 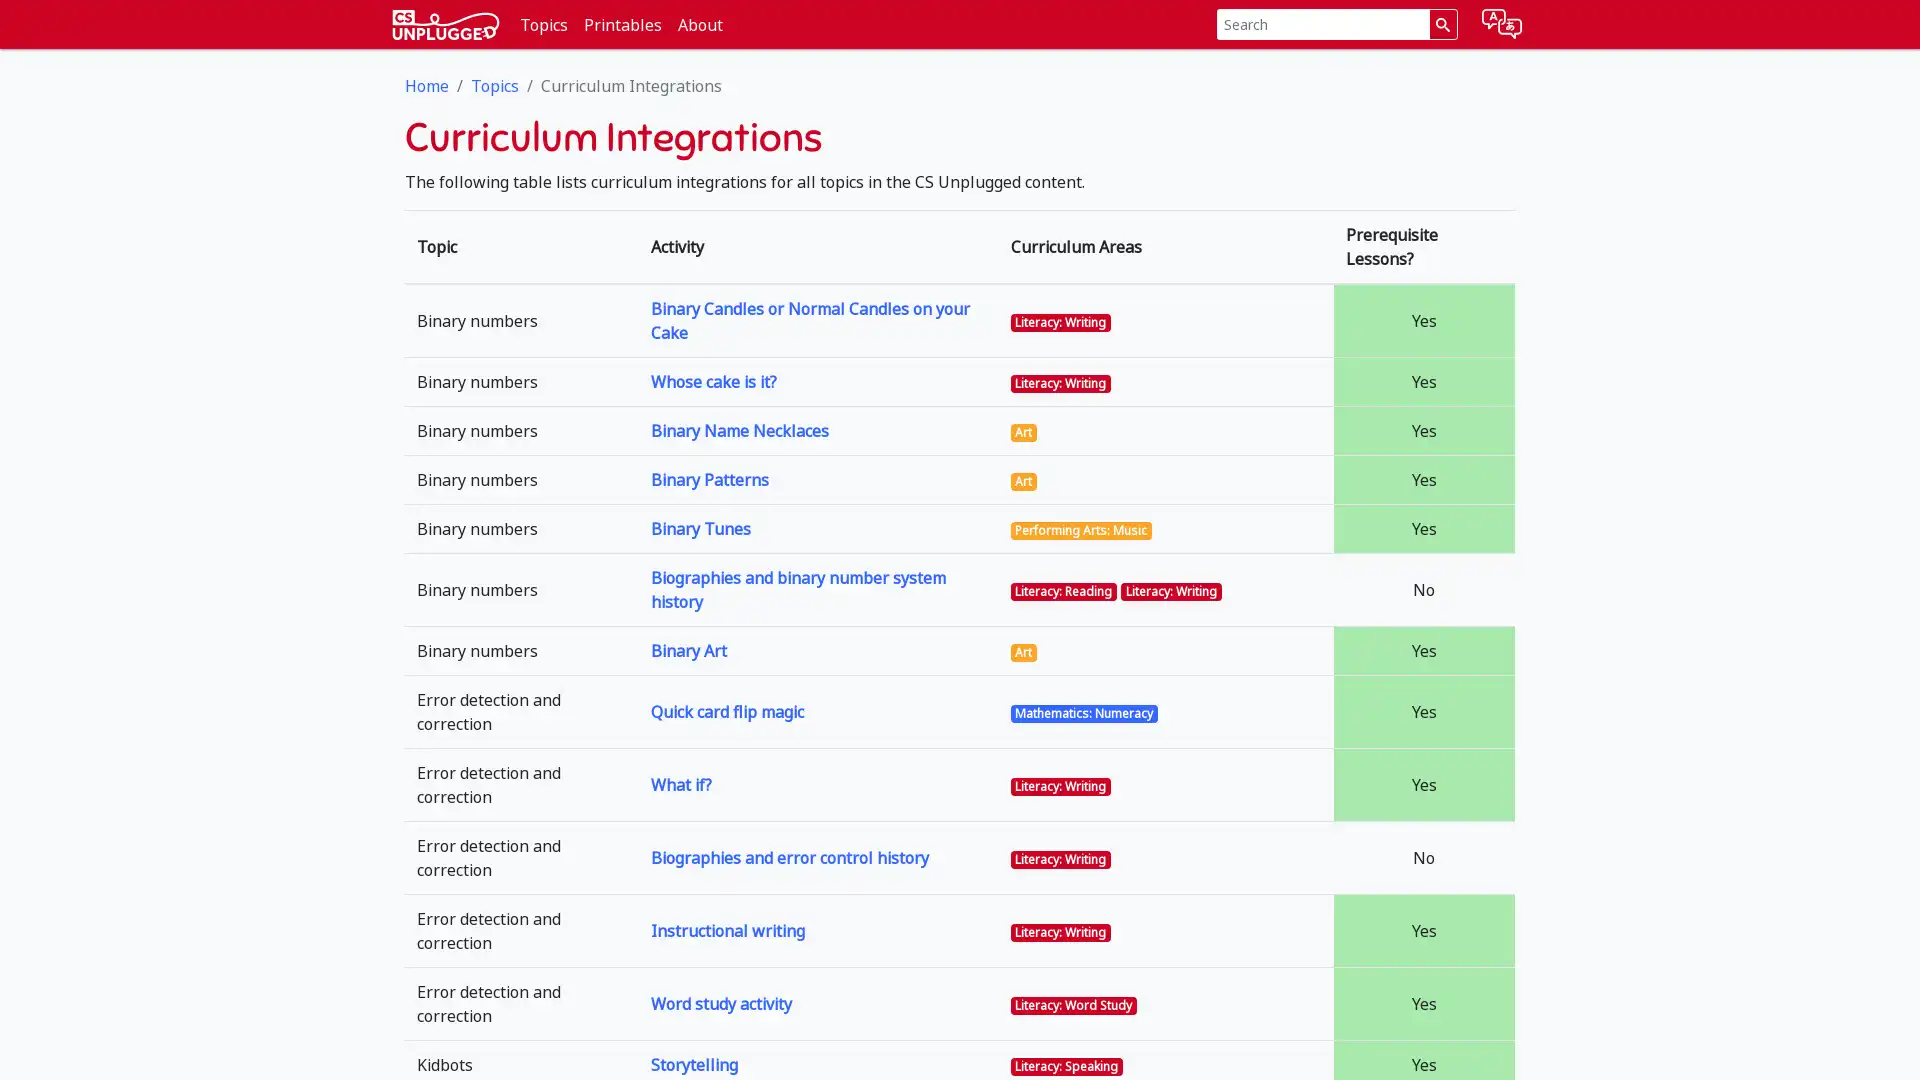 I want to click on Search, so click(x=1442, y=24).